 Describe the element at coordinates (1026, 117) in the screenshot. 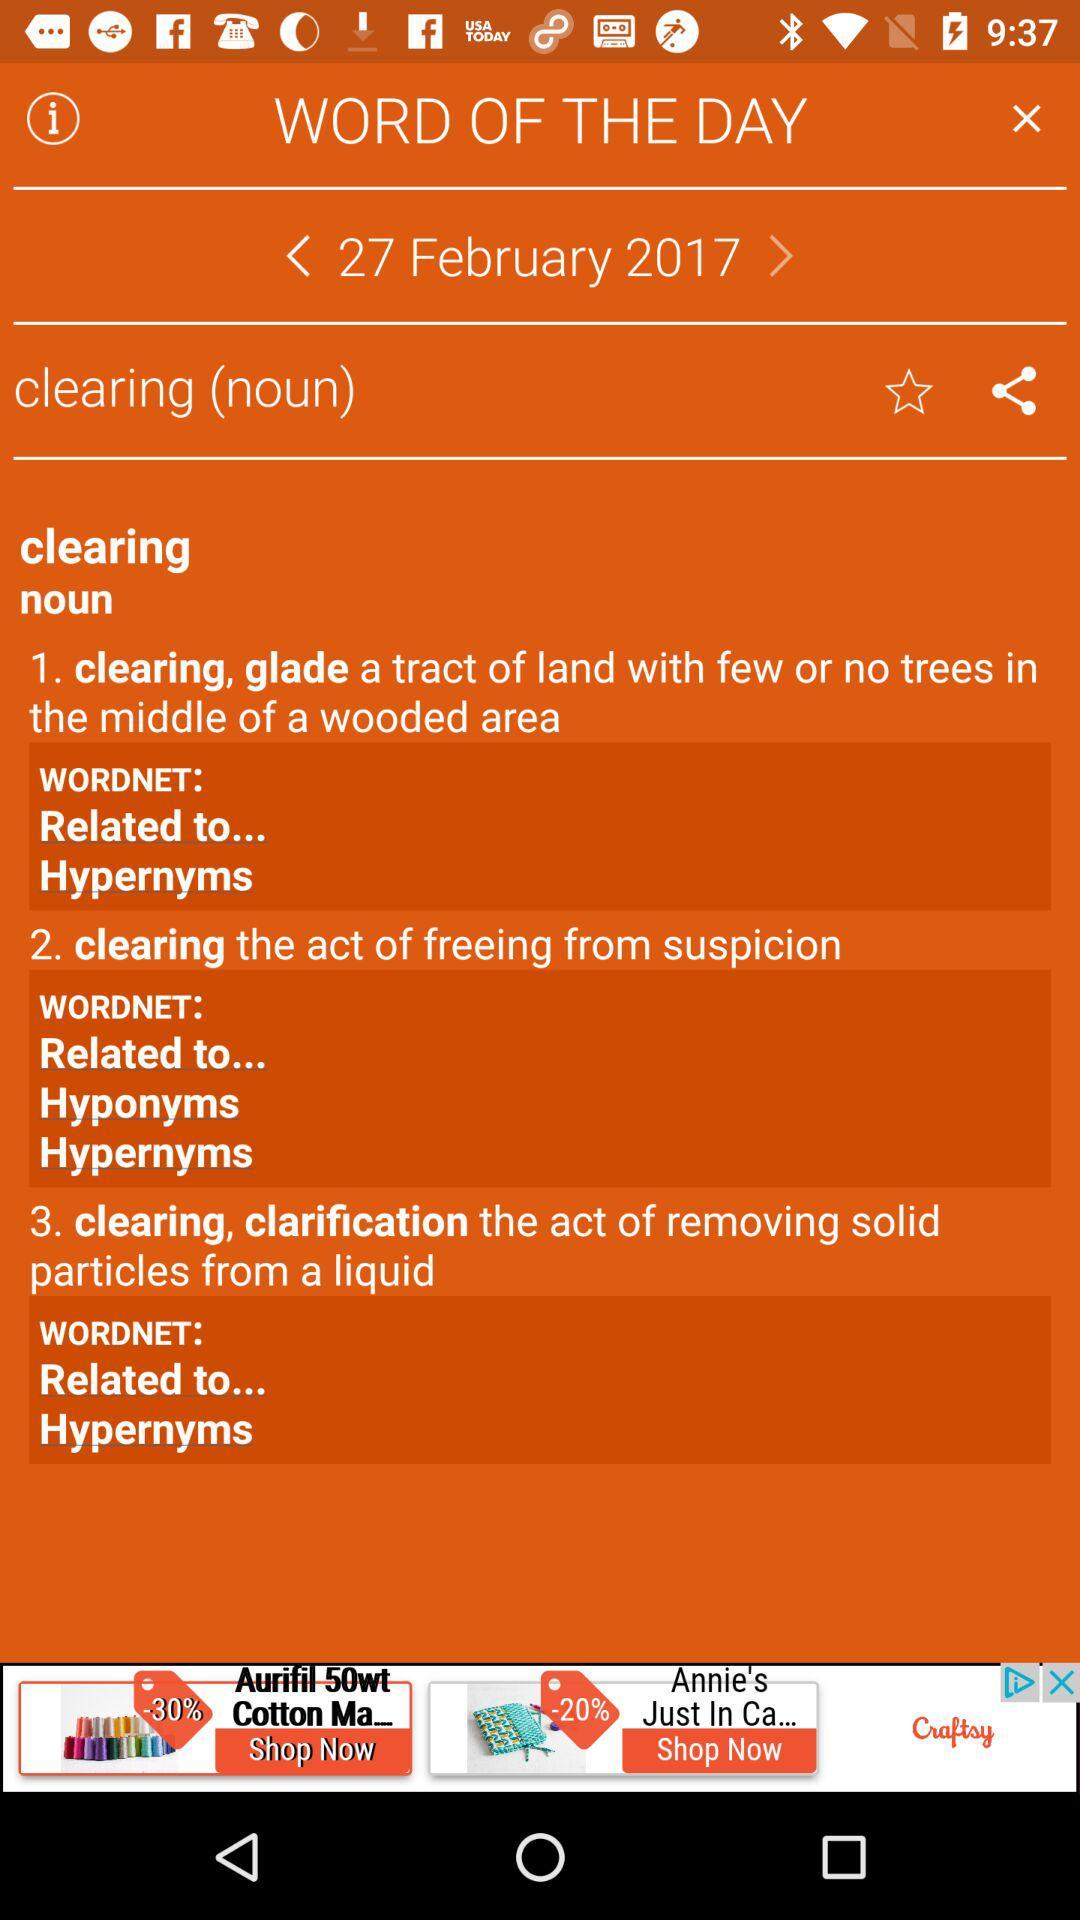

I see `button` at that location.